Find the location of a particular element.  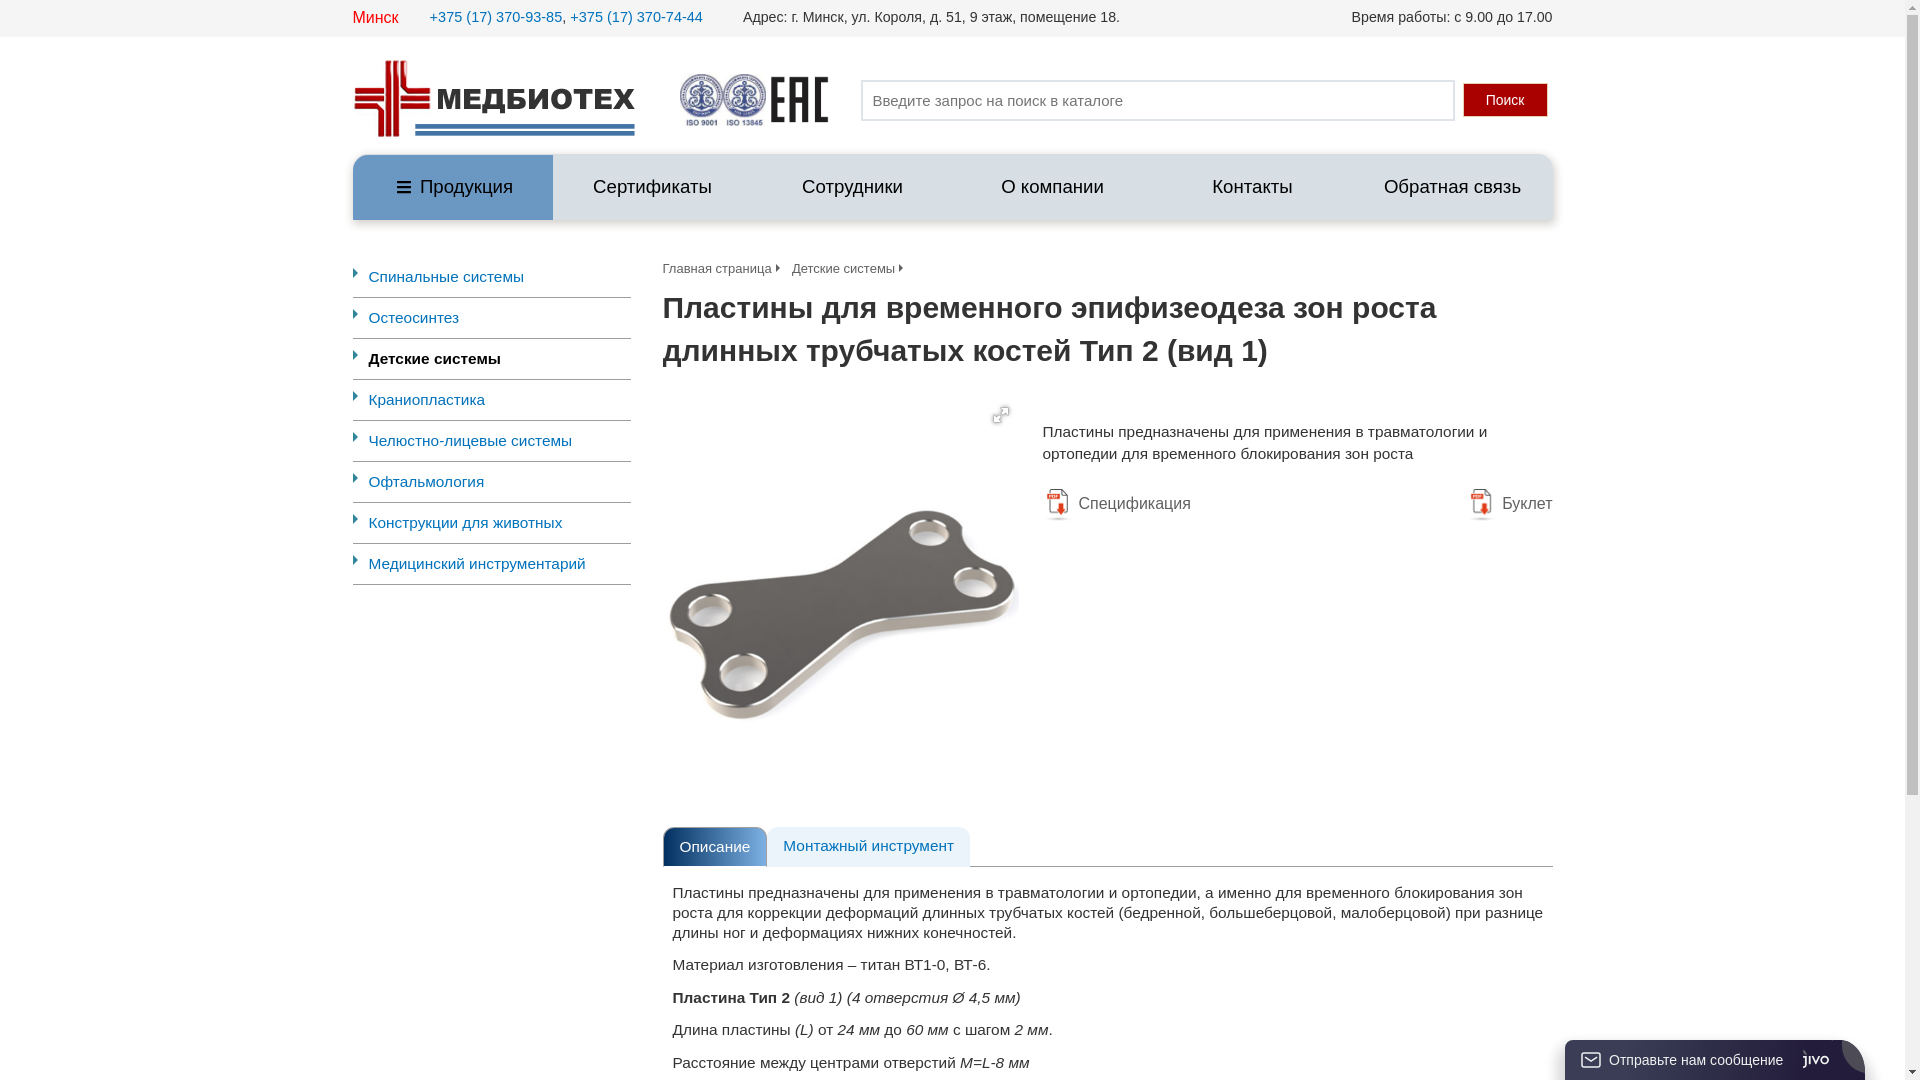

'EAC' is located at coordinates (798, 100).